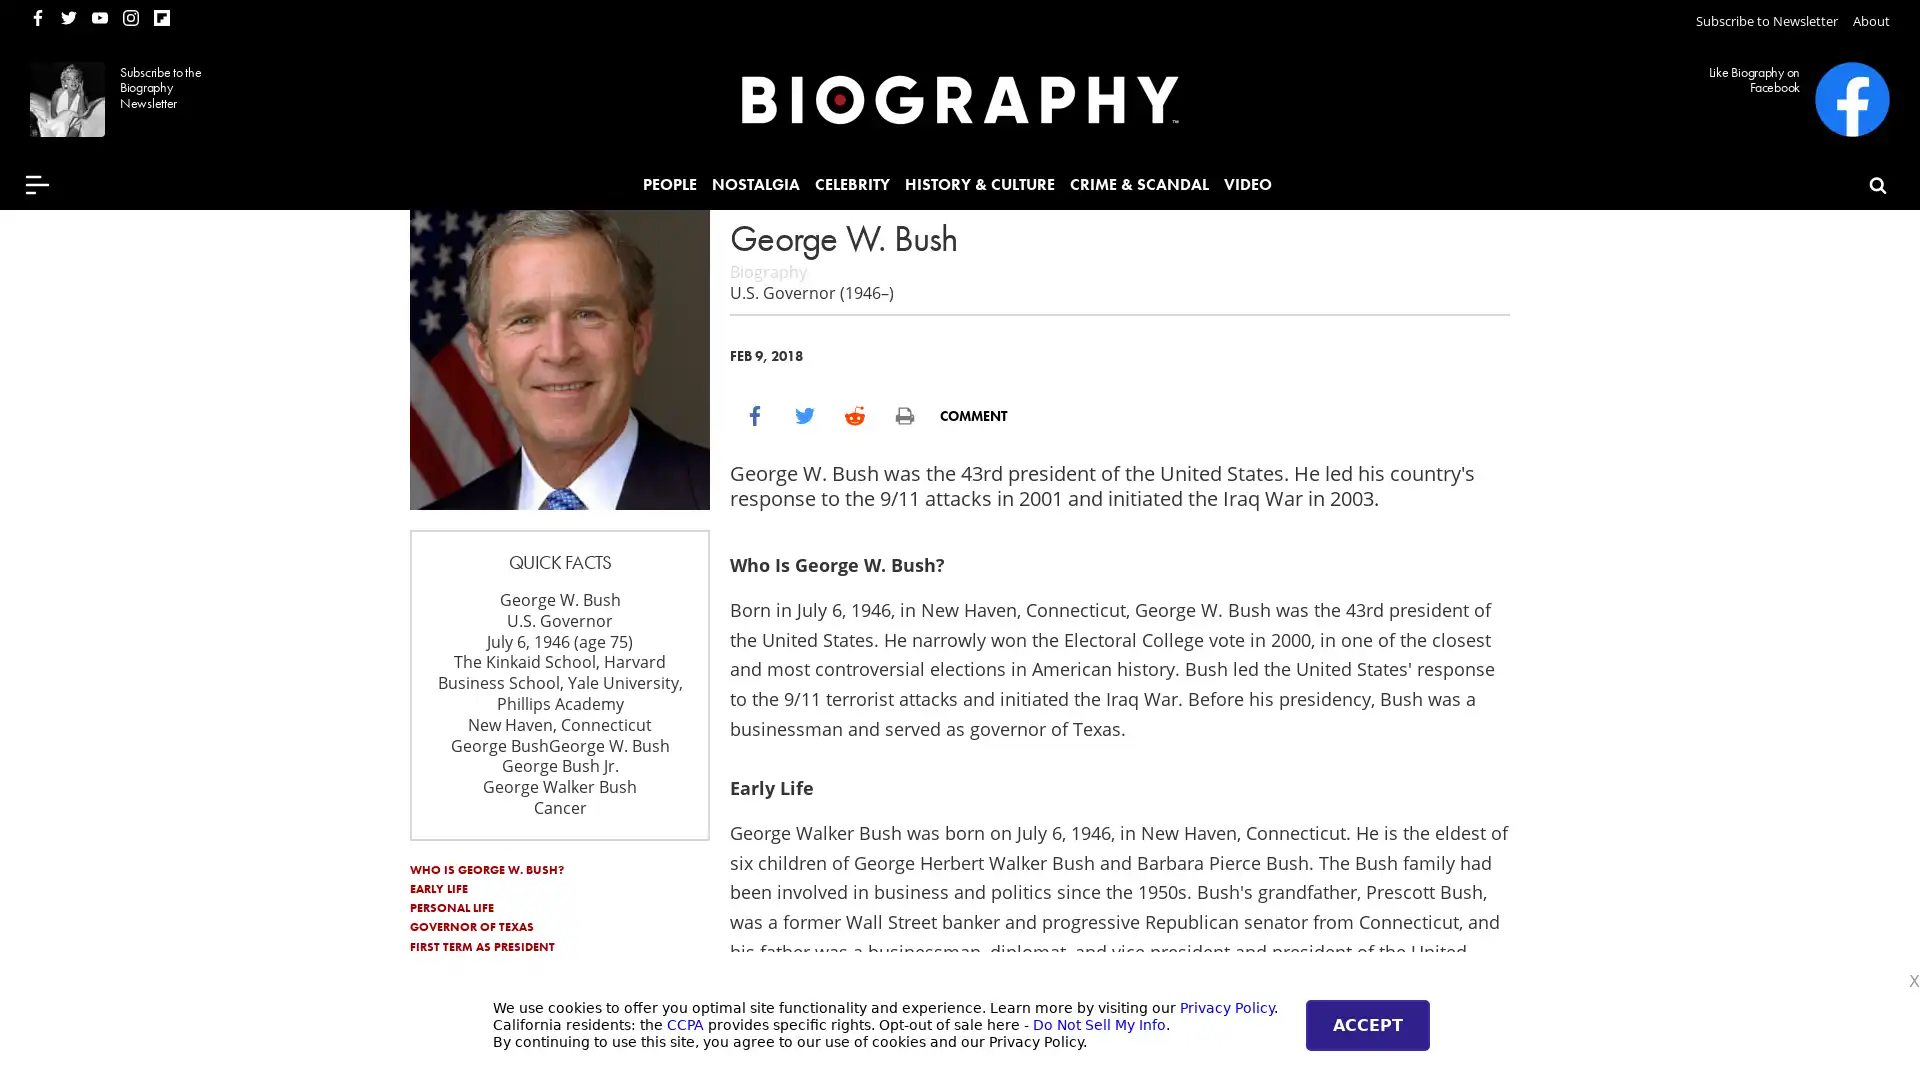 The image size is (1920, 1080). Describe the element at coordinates (960, 628) in the screenshot. I see `Subscribe` at that location.